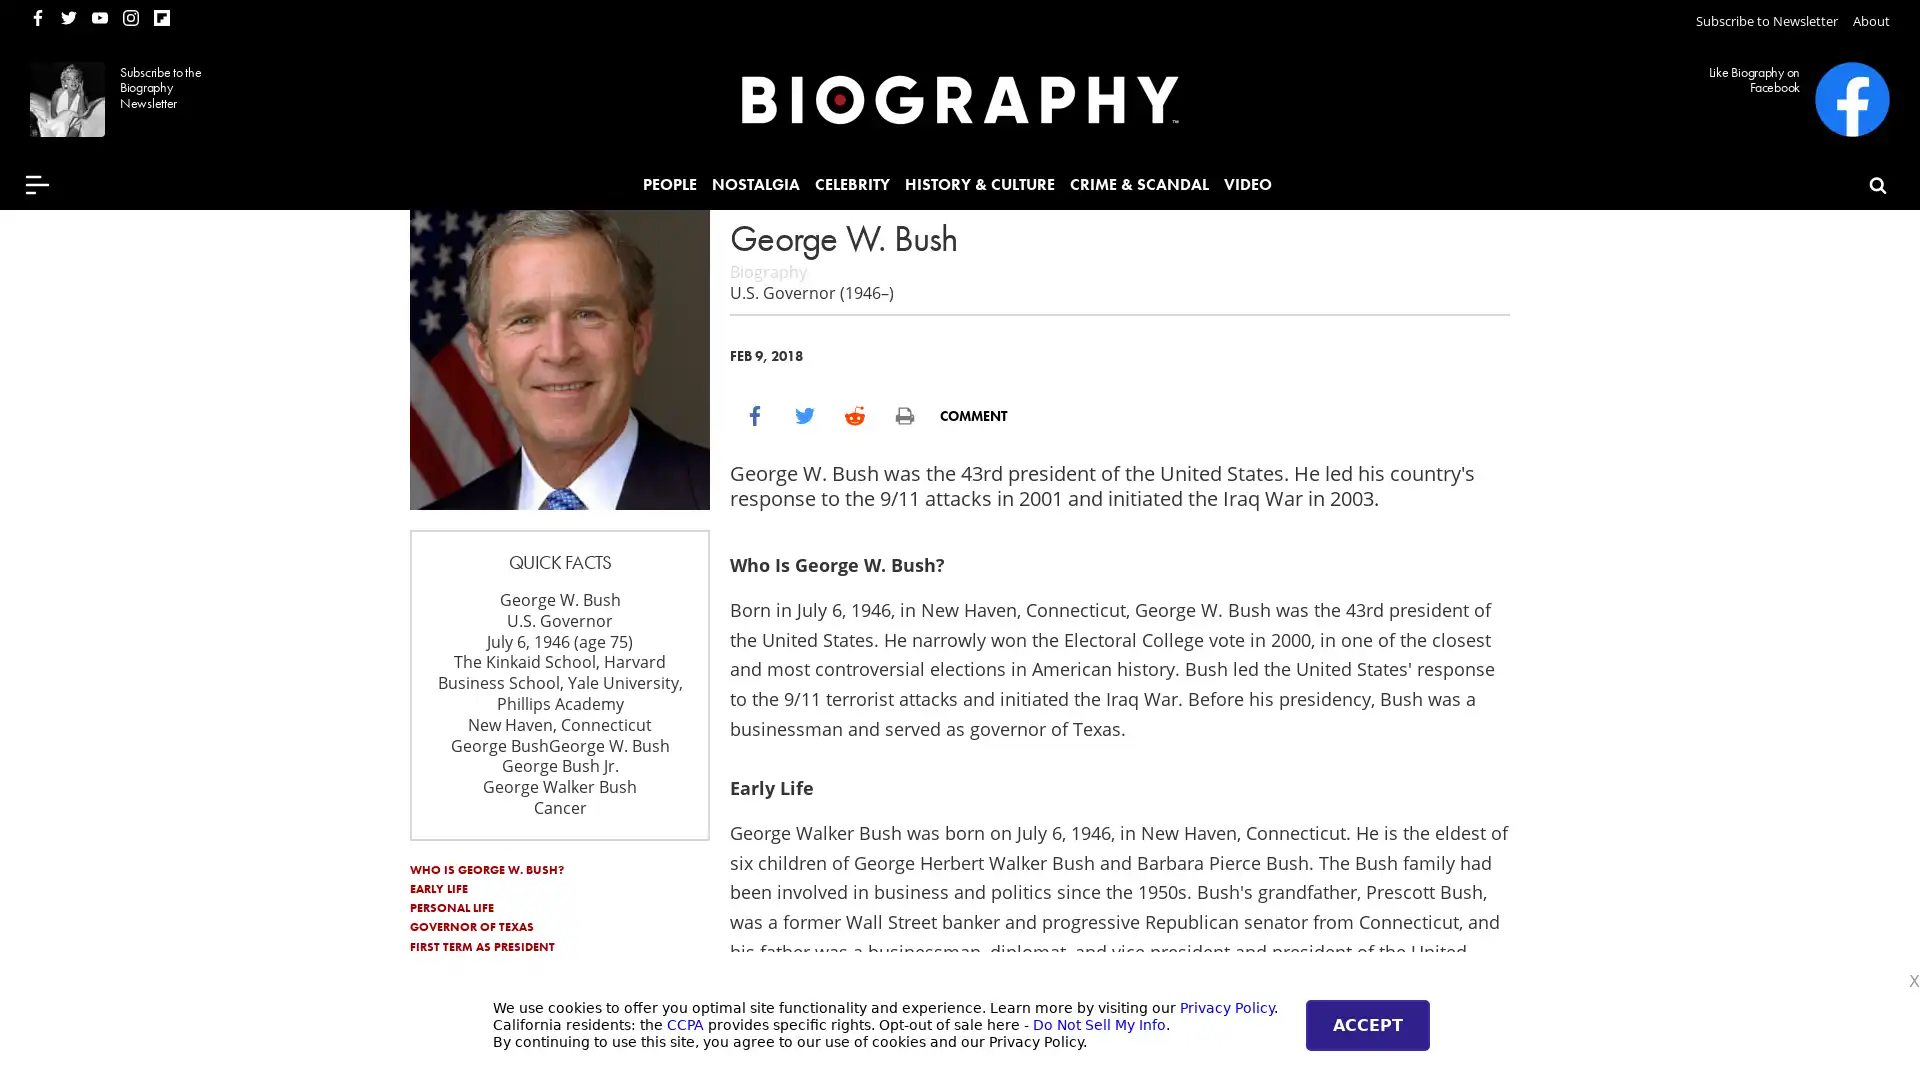 The image size is (1920, 1080). Describe the element at coordinates (960, 628) in the screenshot. I see `Subscribe` at that location.